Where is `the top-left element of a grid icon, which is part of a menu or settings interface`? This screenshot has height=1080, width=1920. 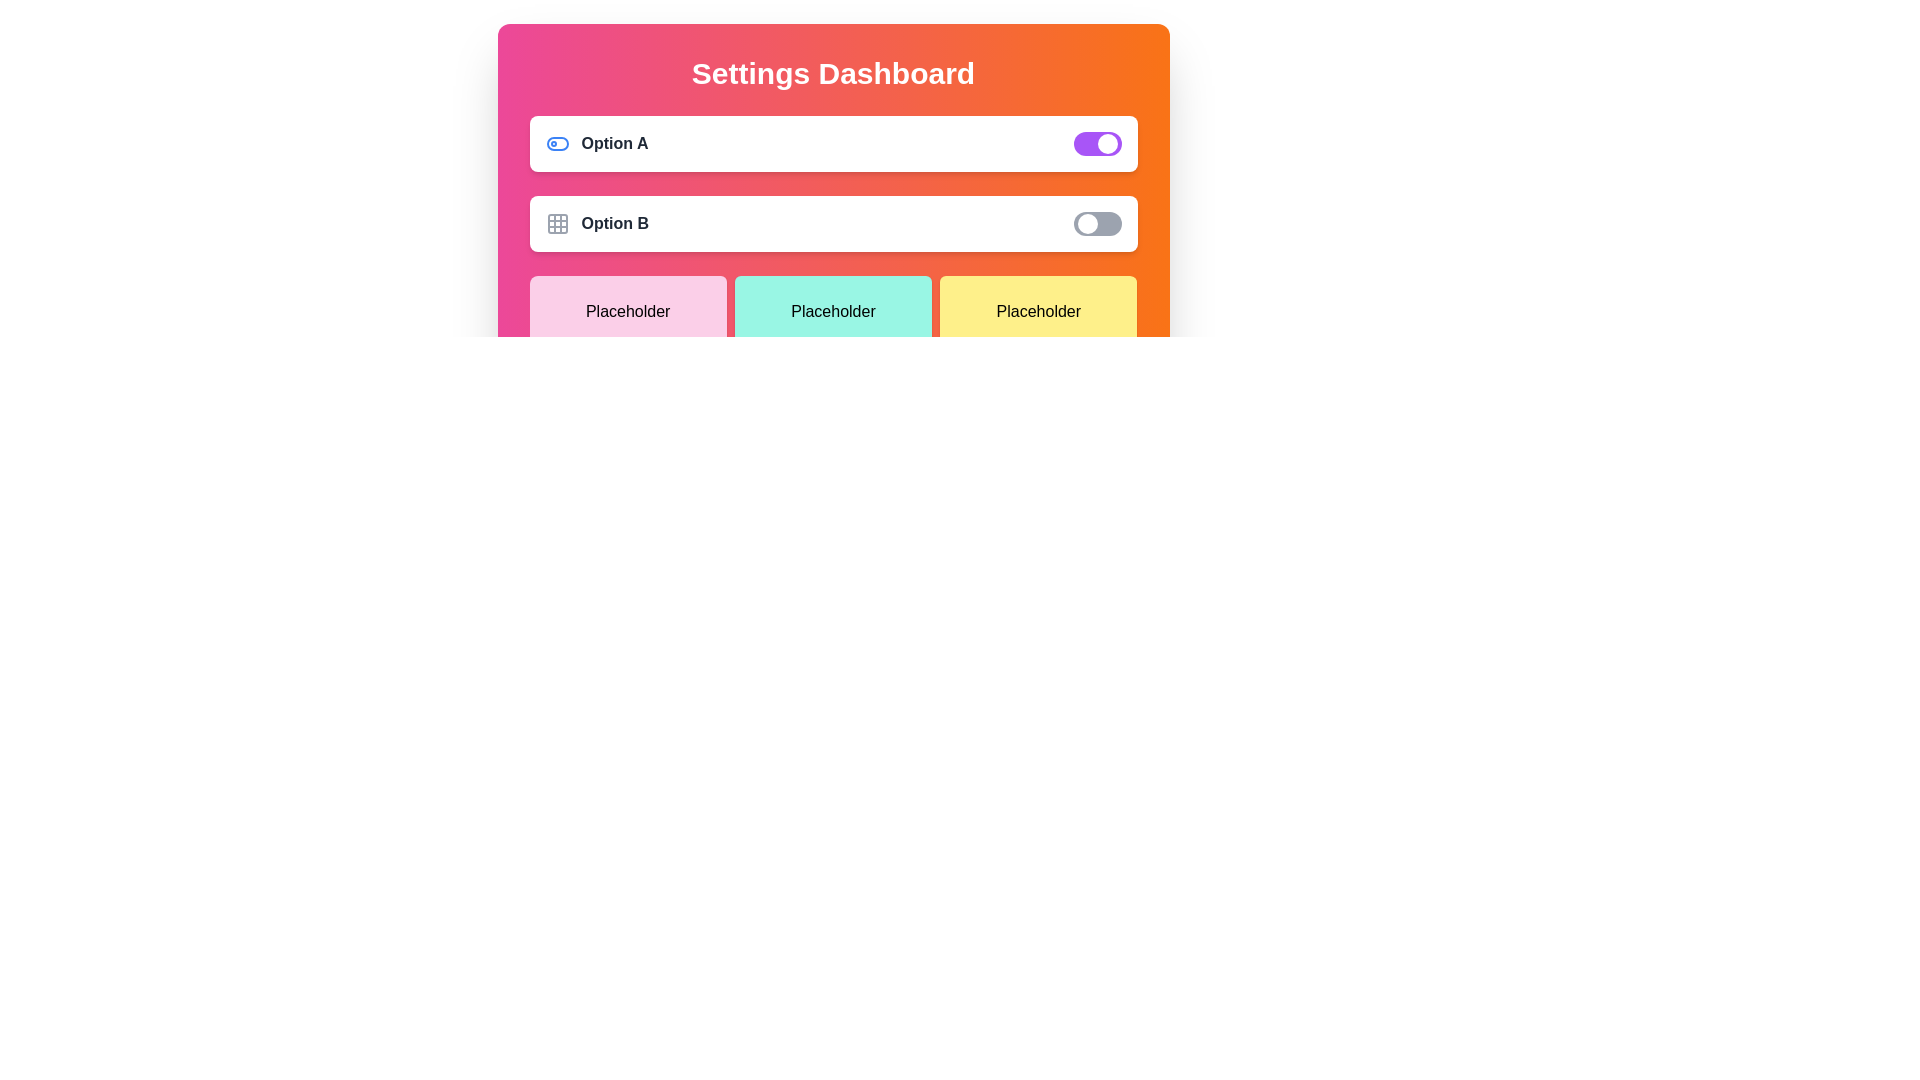 the top-left element of a grid icon, which is part of a menu or settings interface is located at coordinates (557, 223).